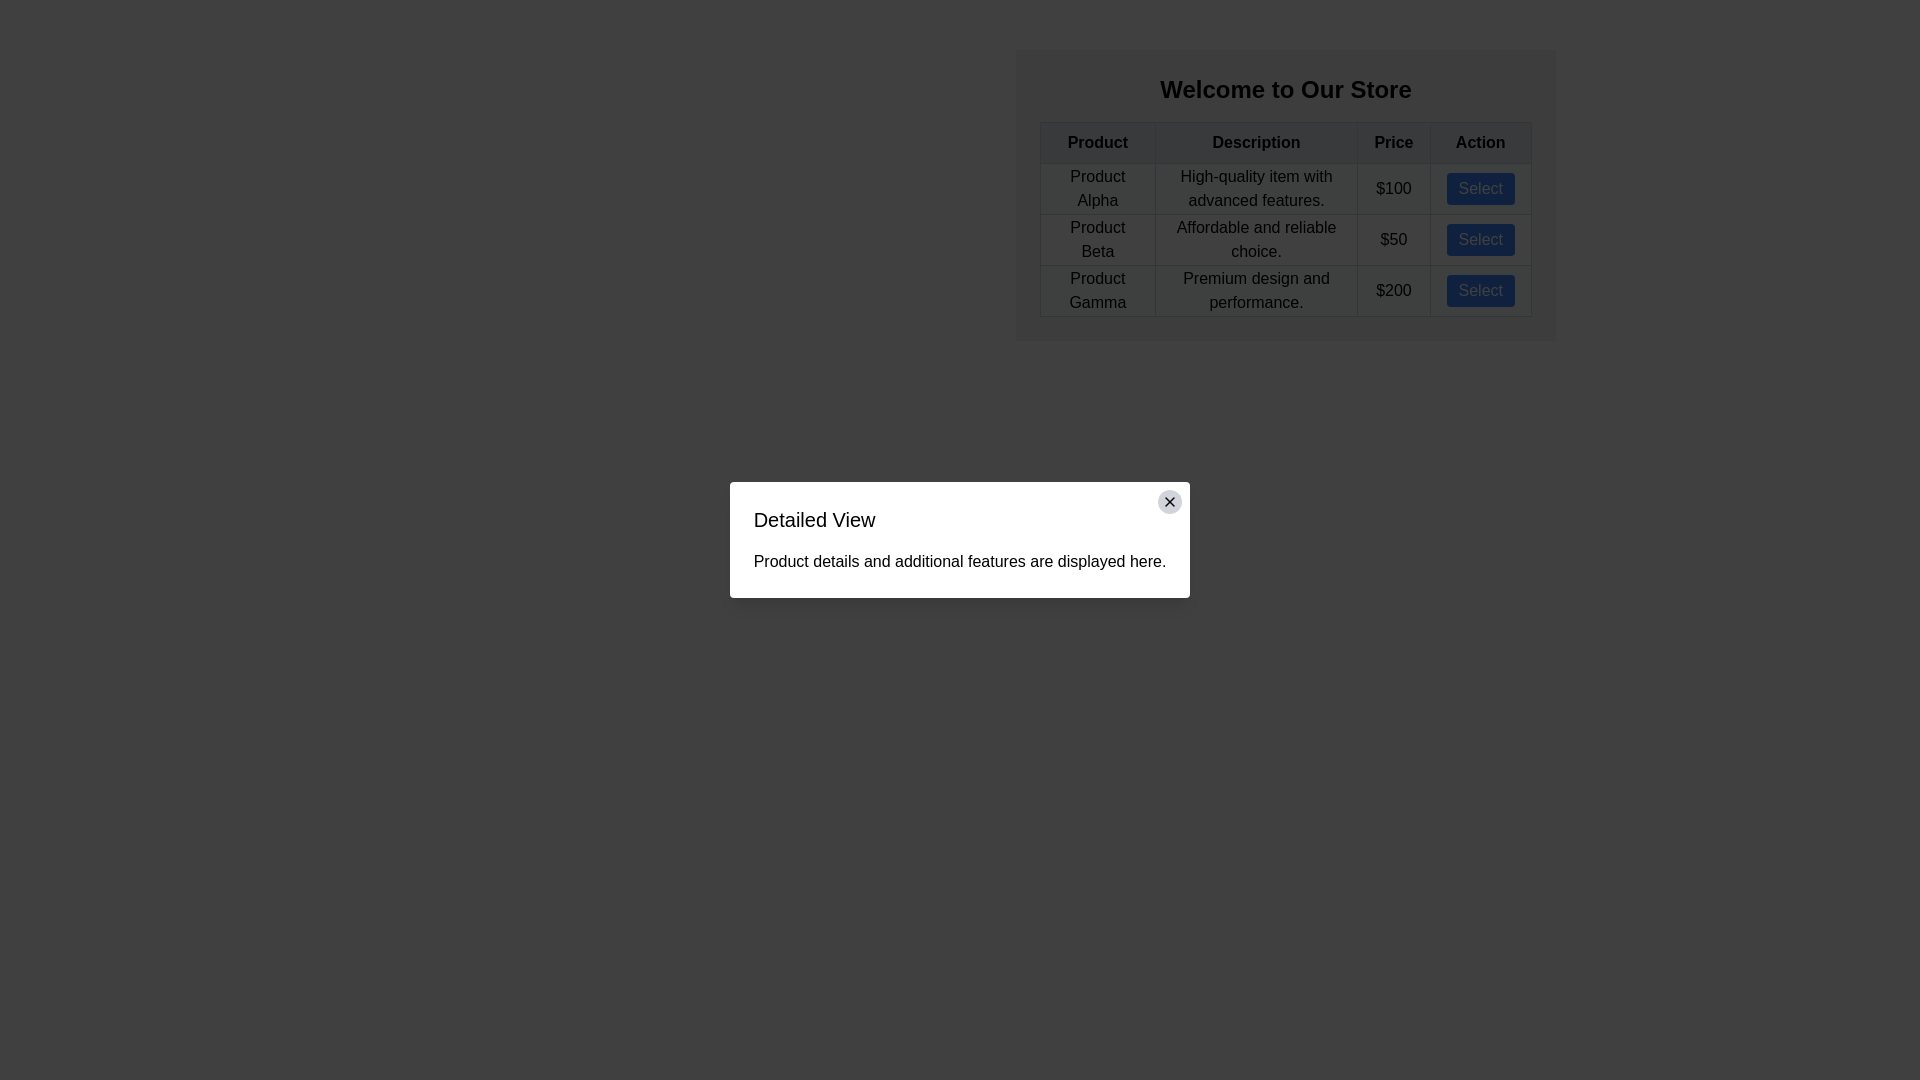 The height and width of the screenshot is (1080, 1920). I want to click on the descriptive text label for 'Product Beta' located in the second column of the table layout, positioned between the product label and the price information, so click(1255, 238).